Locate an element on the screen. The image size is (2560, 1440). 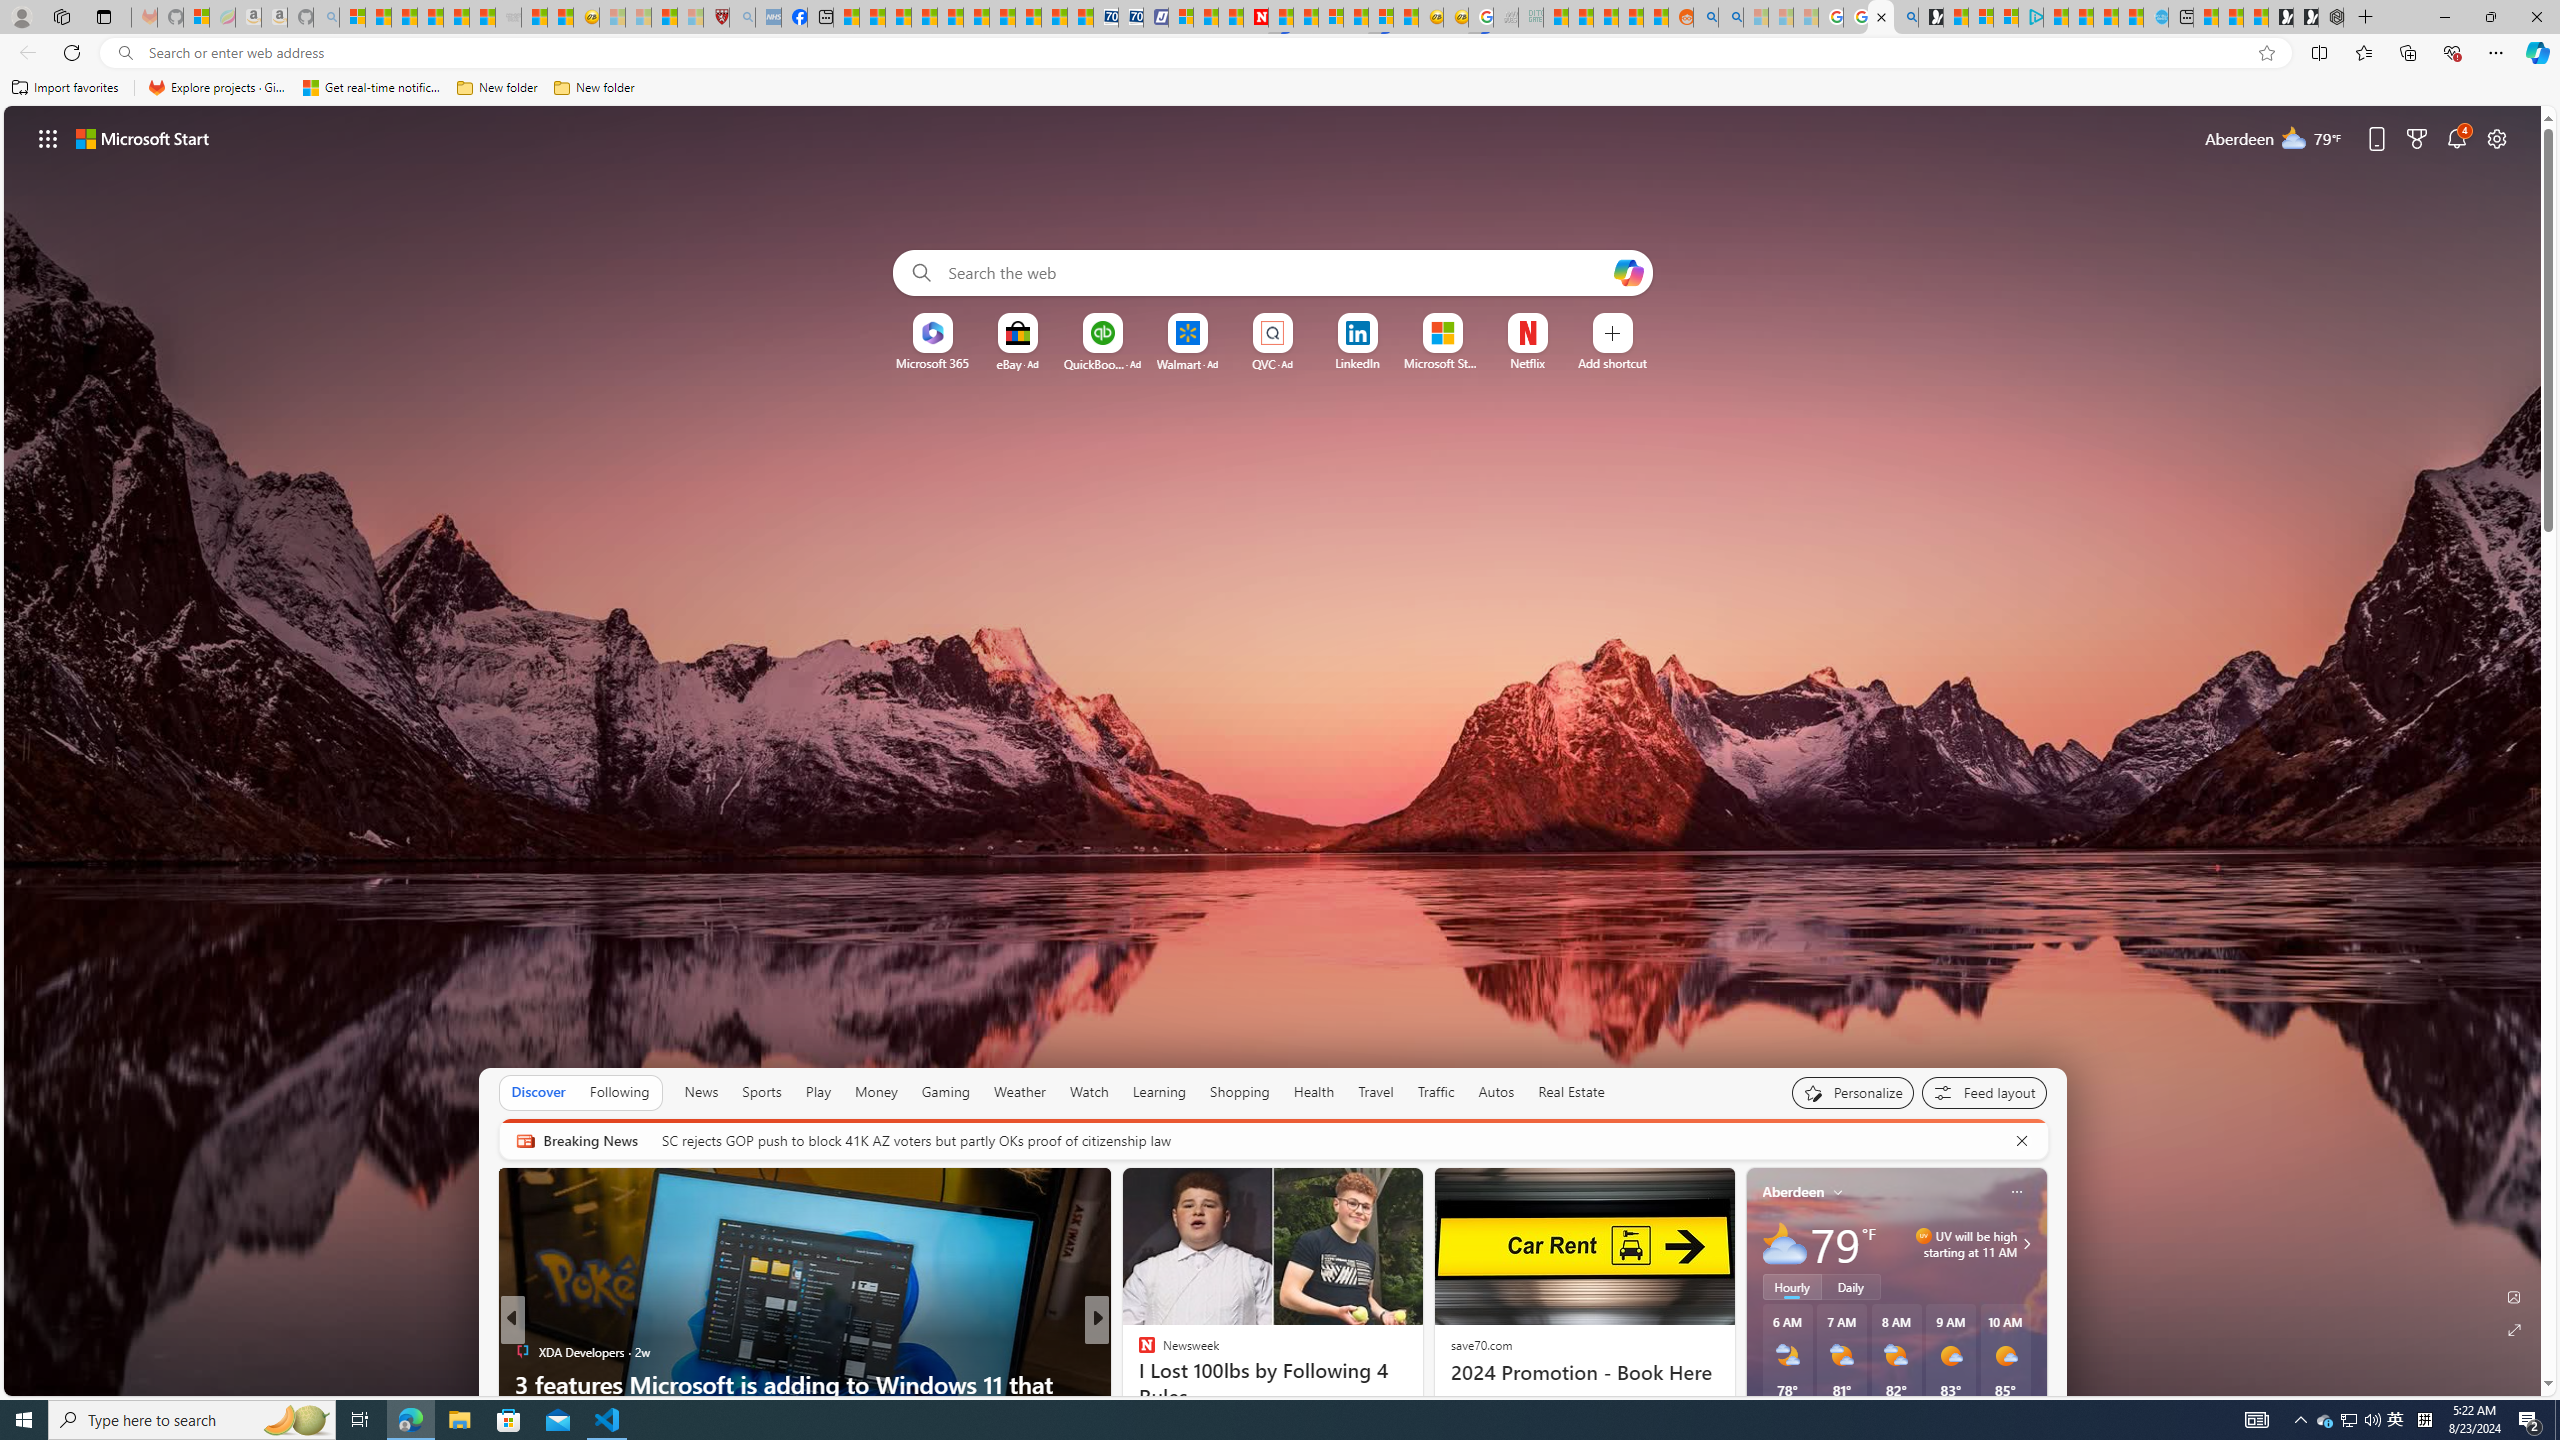
'Play' is located at coordinates (816, 1091).